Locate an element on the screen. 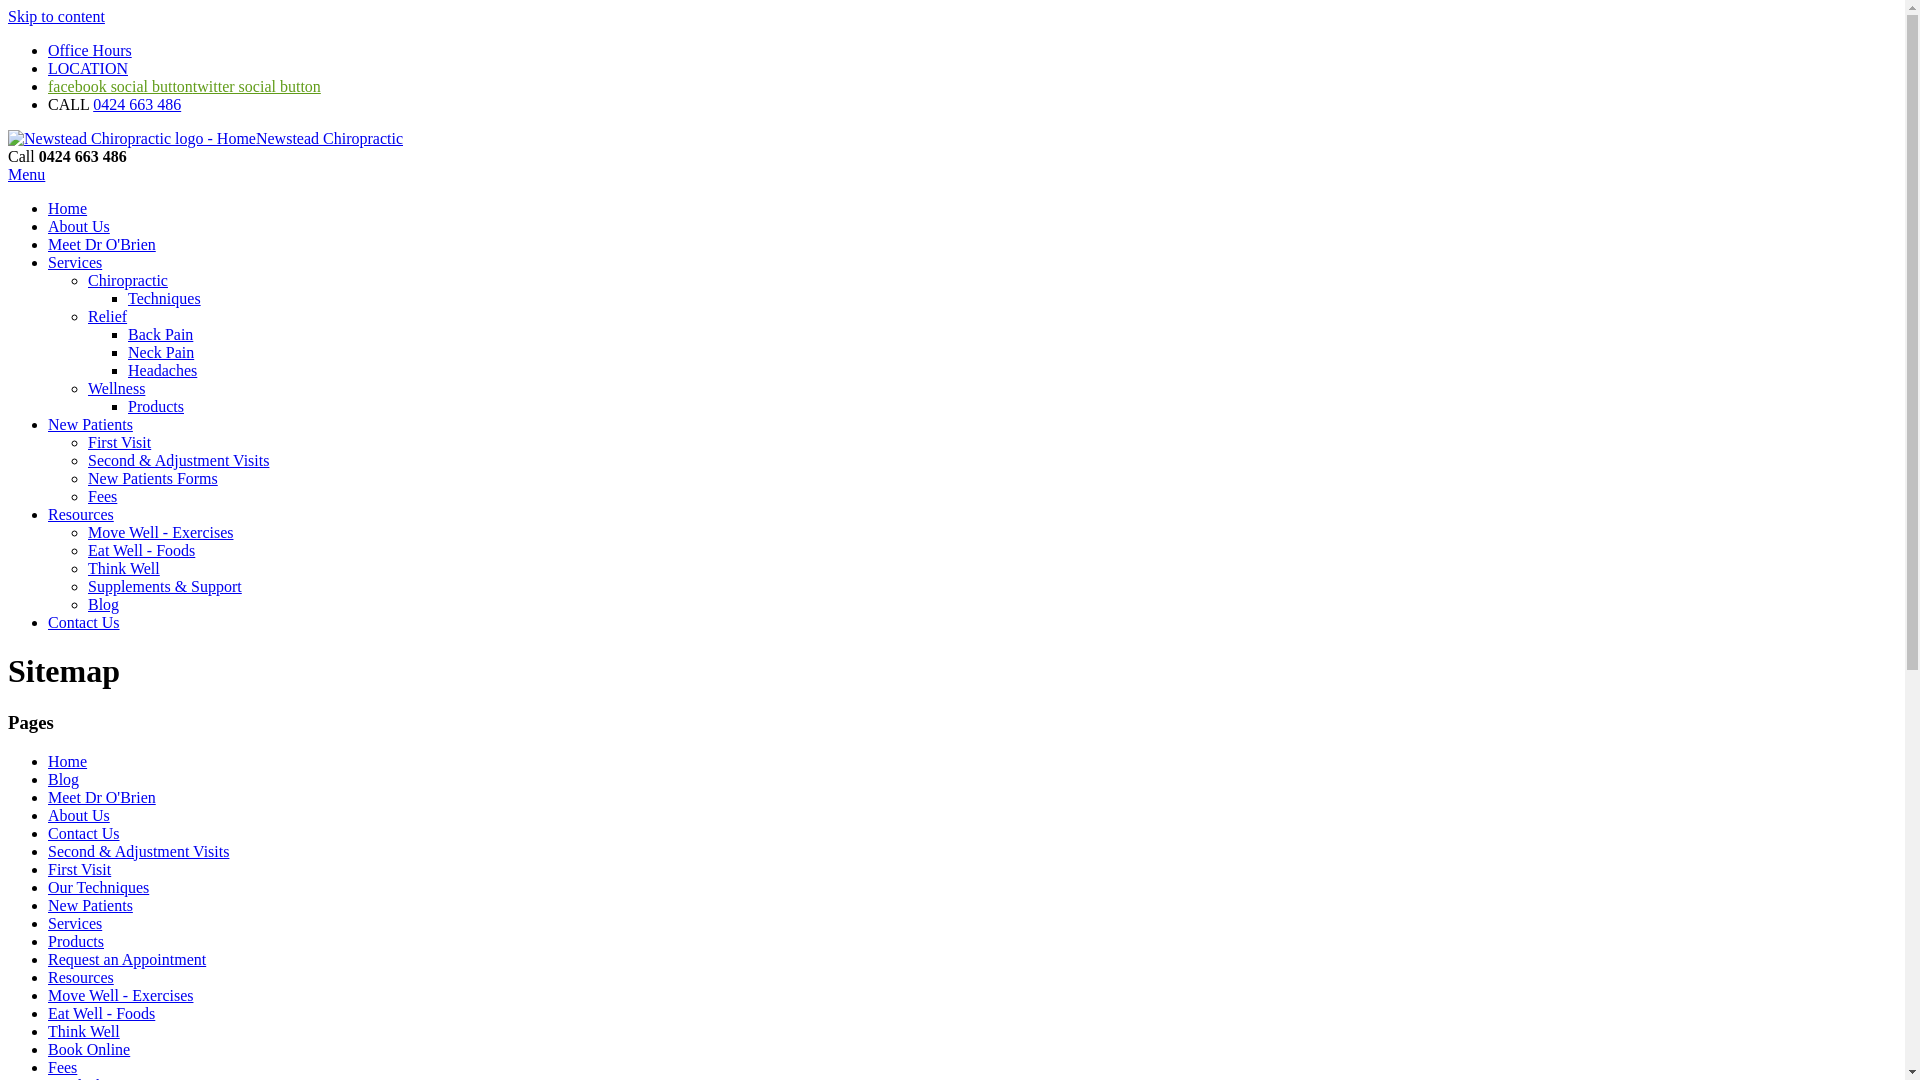 The width and height of the screenshot is (1920, 1080). 'Newstead Chiropractic' is located at coordinates (205, 137).